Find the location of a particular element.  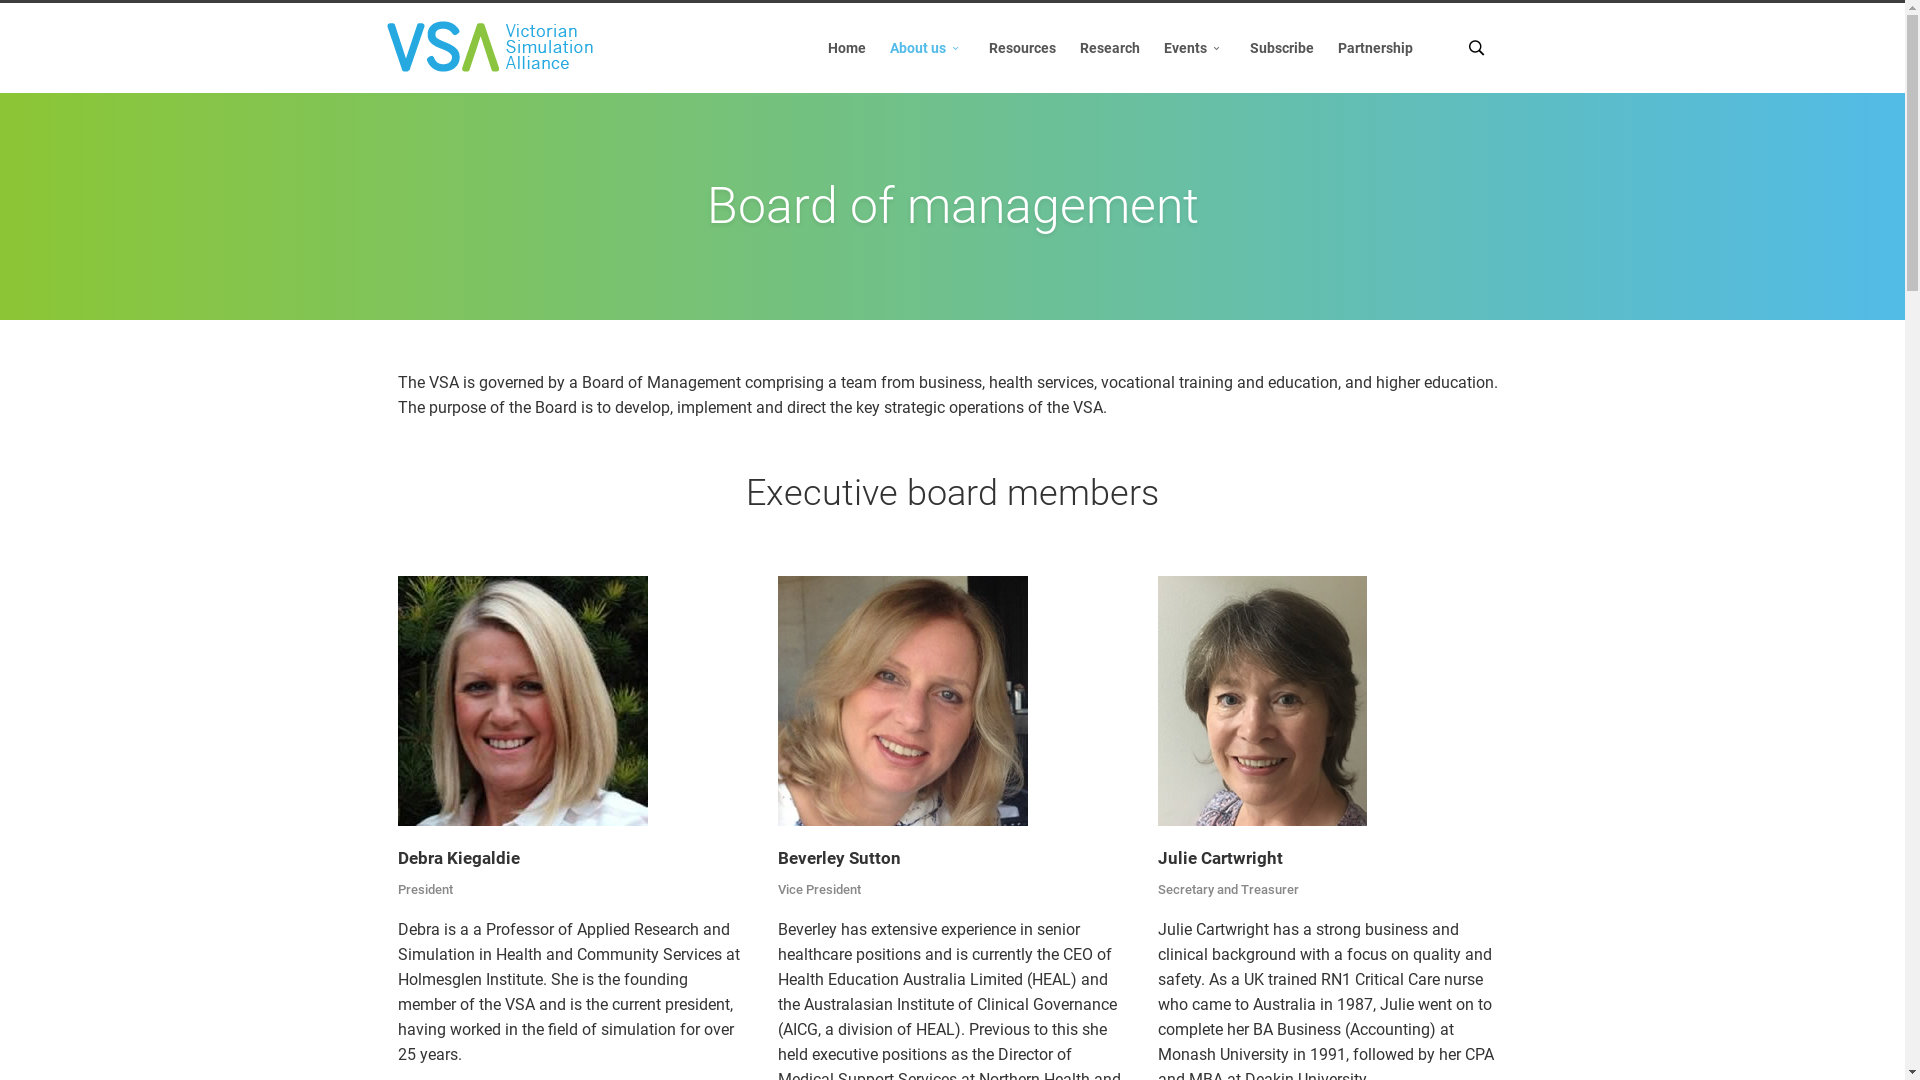

'Resources' is located at coordinates (1022, 46).